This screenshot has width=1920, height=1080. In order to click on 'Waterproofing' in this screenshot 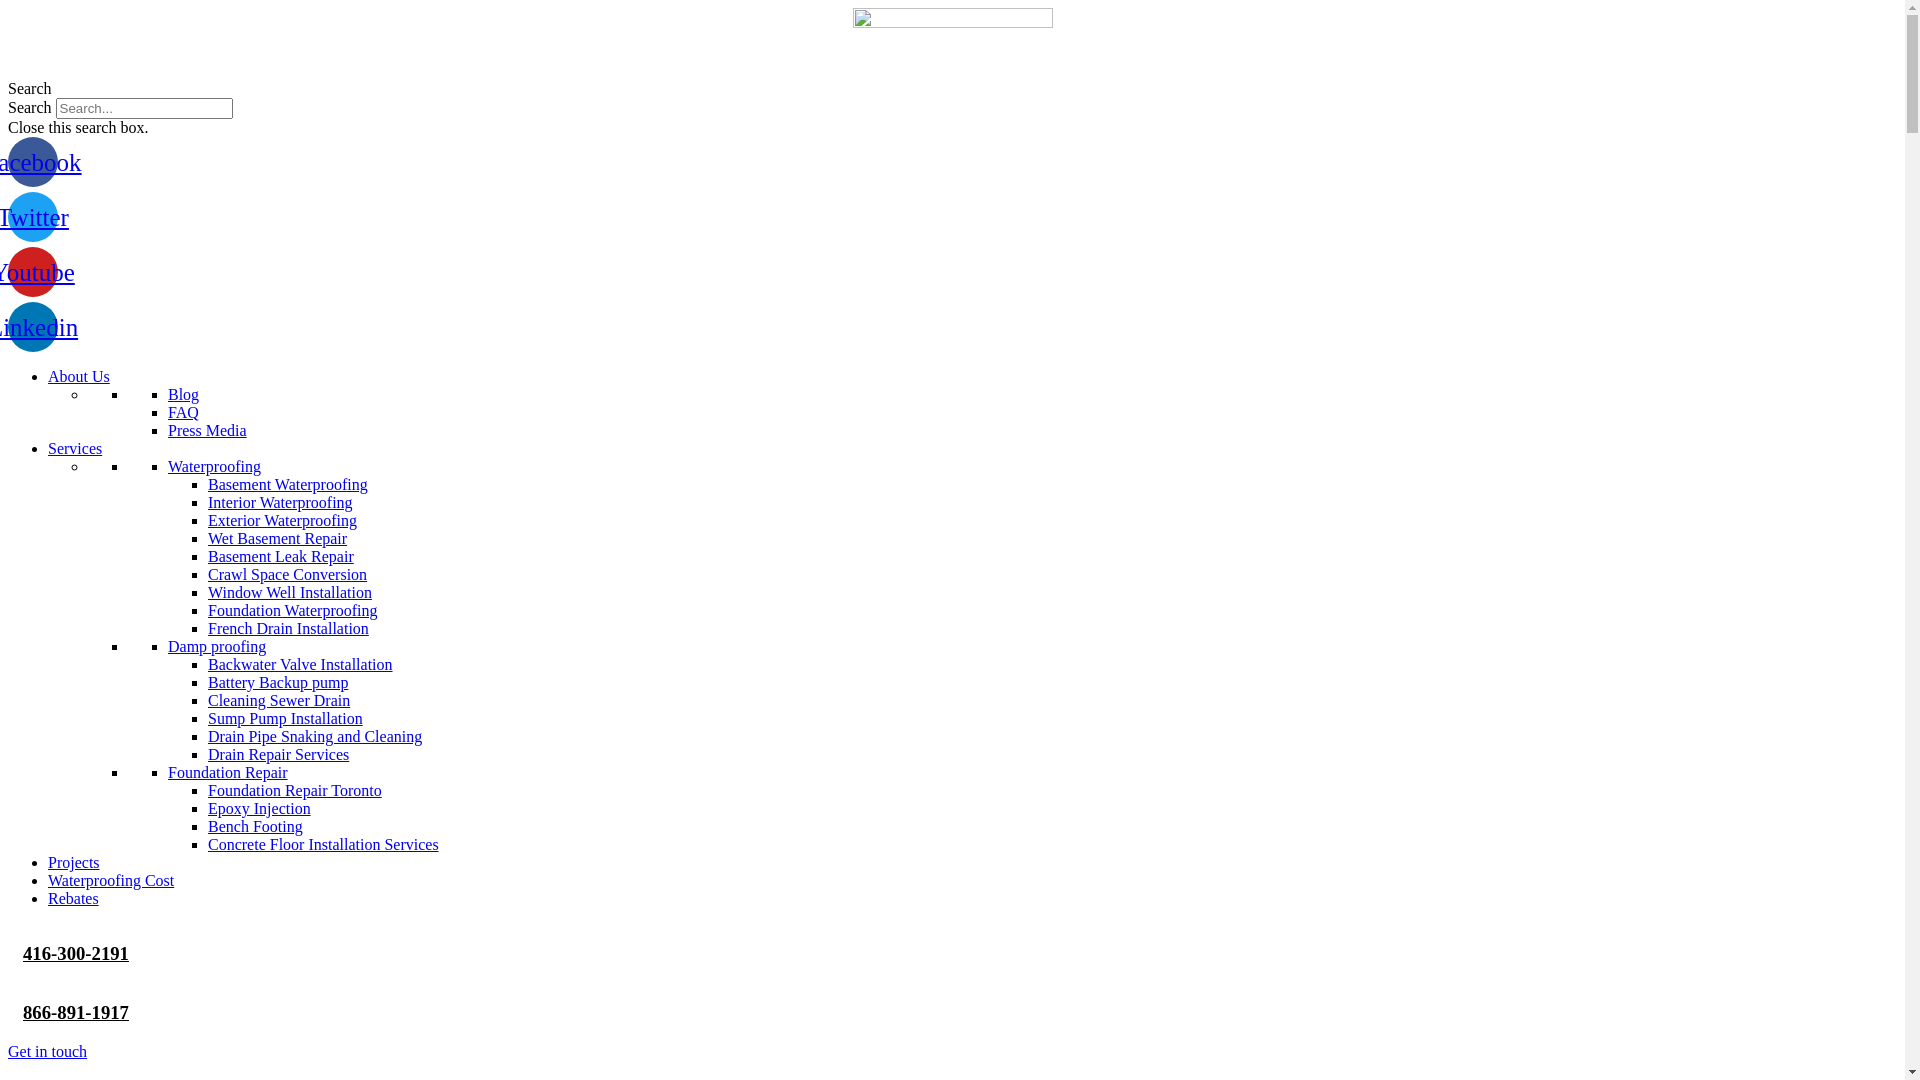, I will do `click(168, 466)`.